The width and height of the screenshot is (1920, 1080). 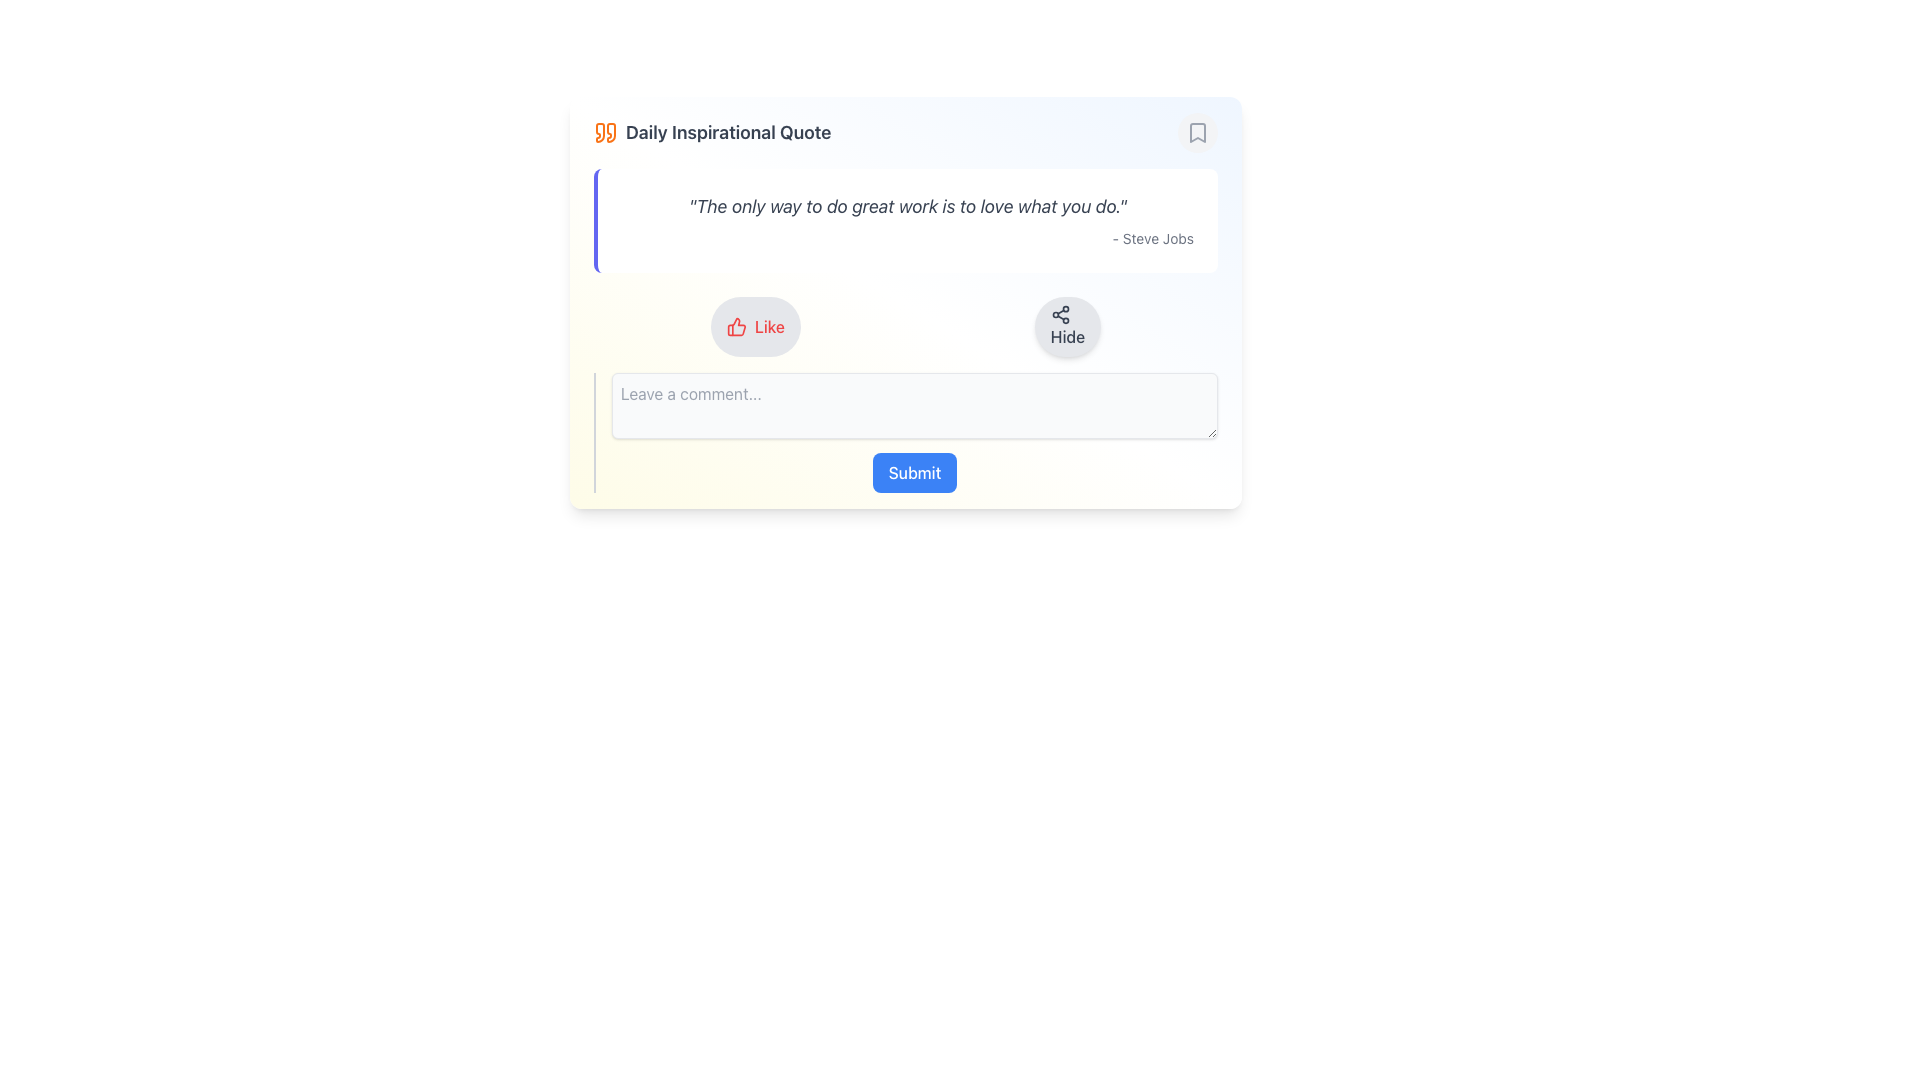 I want to click on the lower part of the decorative quote icon located to the left of the text 'Daily Inspirational Quote', so click(x=599, y=132).